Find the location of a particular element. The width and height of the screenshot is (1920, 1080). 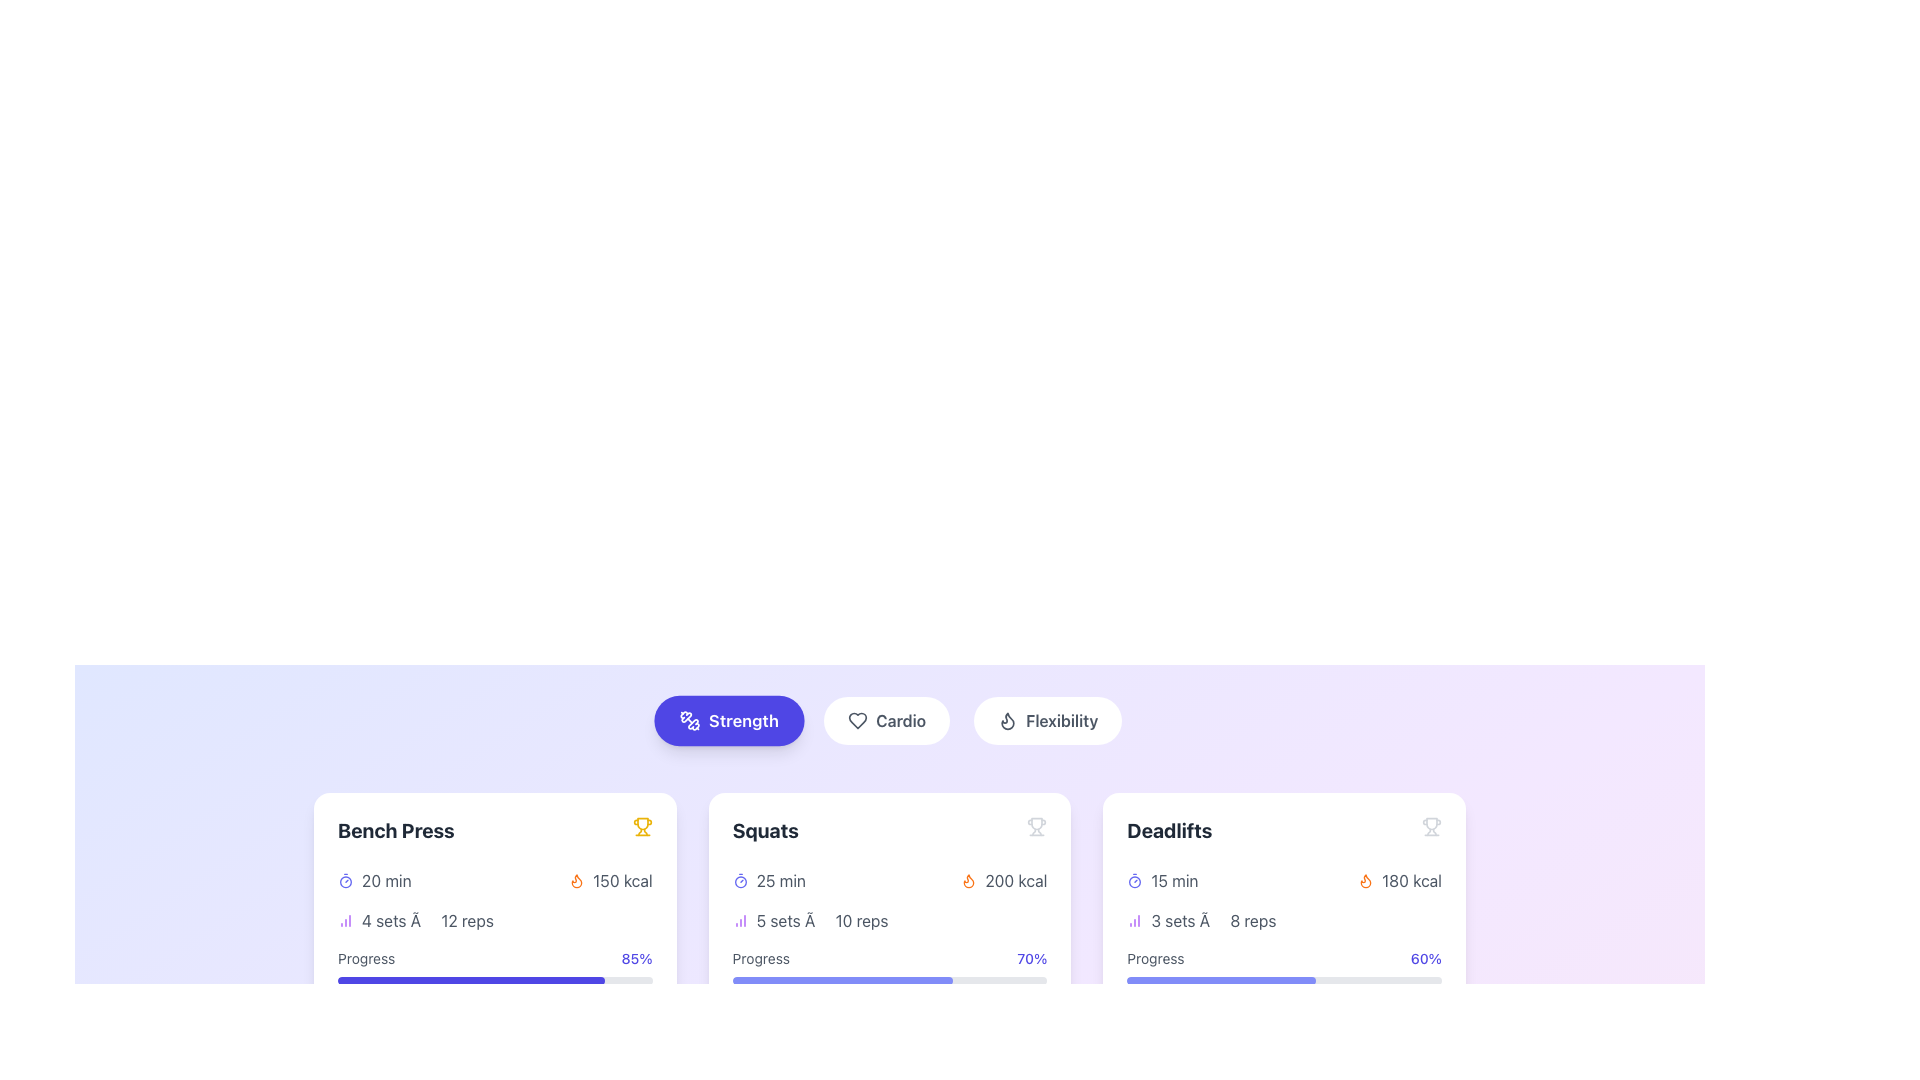

the text label displaying '20 min' in gray color, styled in a small, sans-serif font, located in the workout detail card under the heading 'Bench Press', positioned to the right of a small timer icon is located at coordinates (386, 879).